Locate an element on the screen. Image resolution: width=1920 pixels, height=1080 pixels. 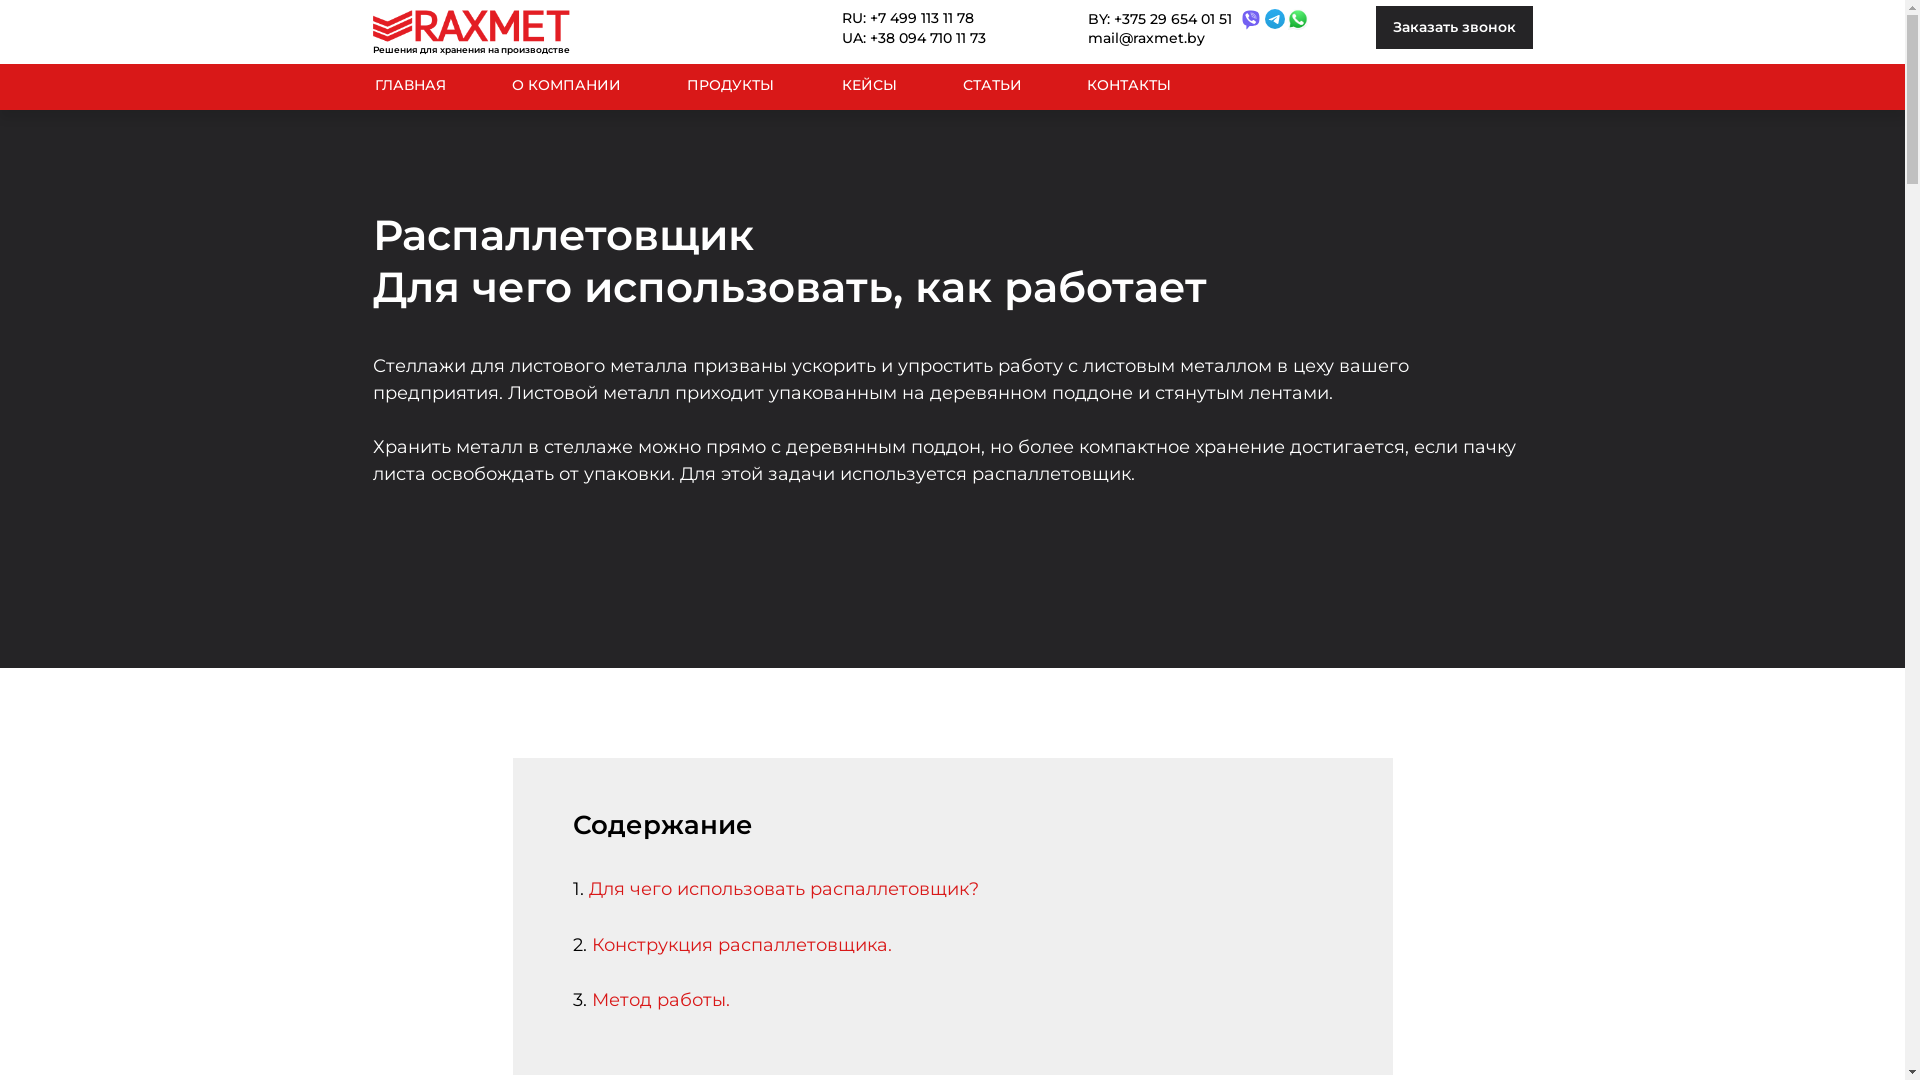
'UA: +38 094 710 11 73' is located at coordinates (928, 38).